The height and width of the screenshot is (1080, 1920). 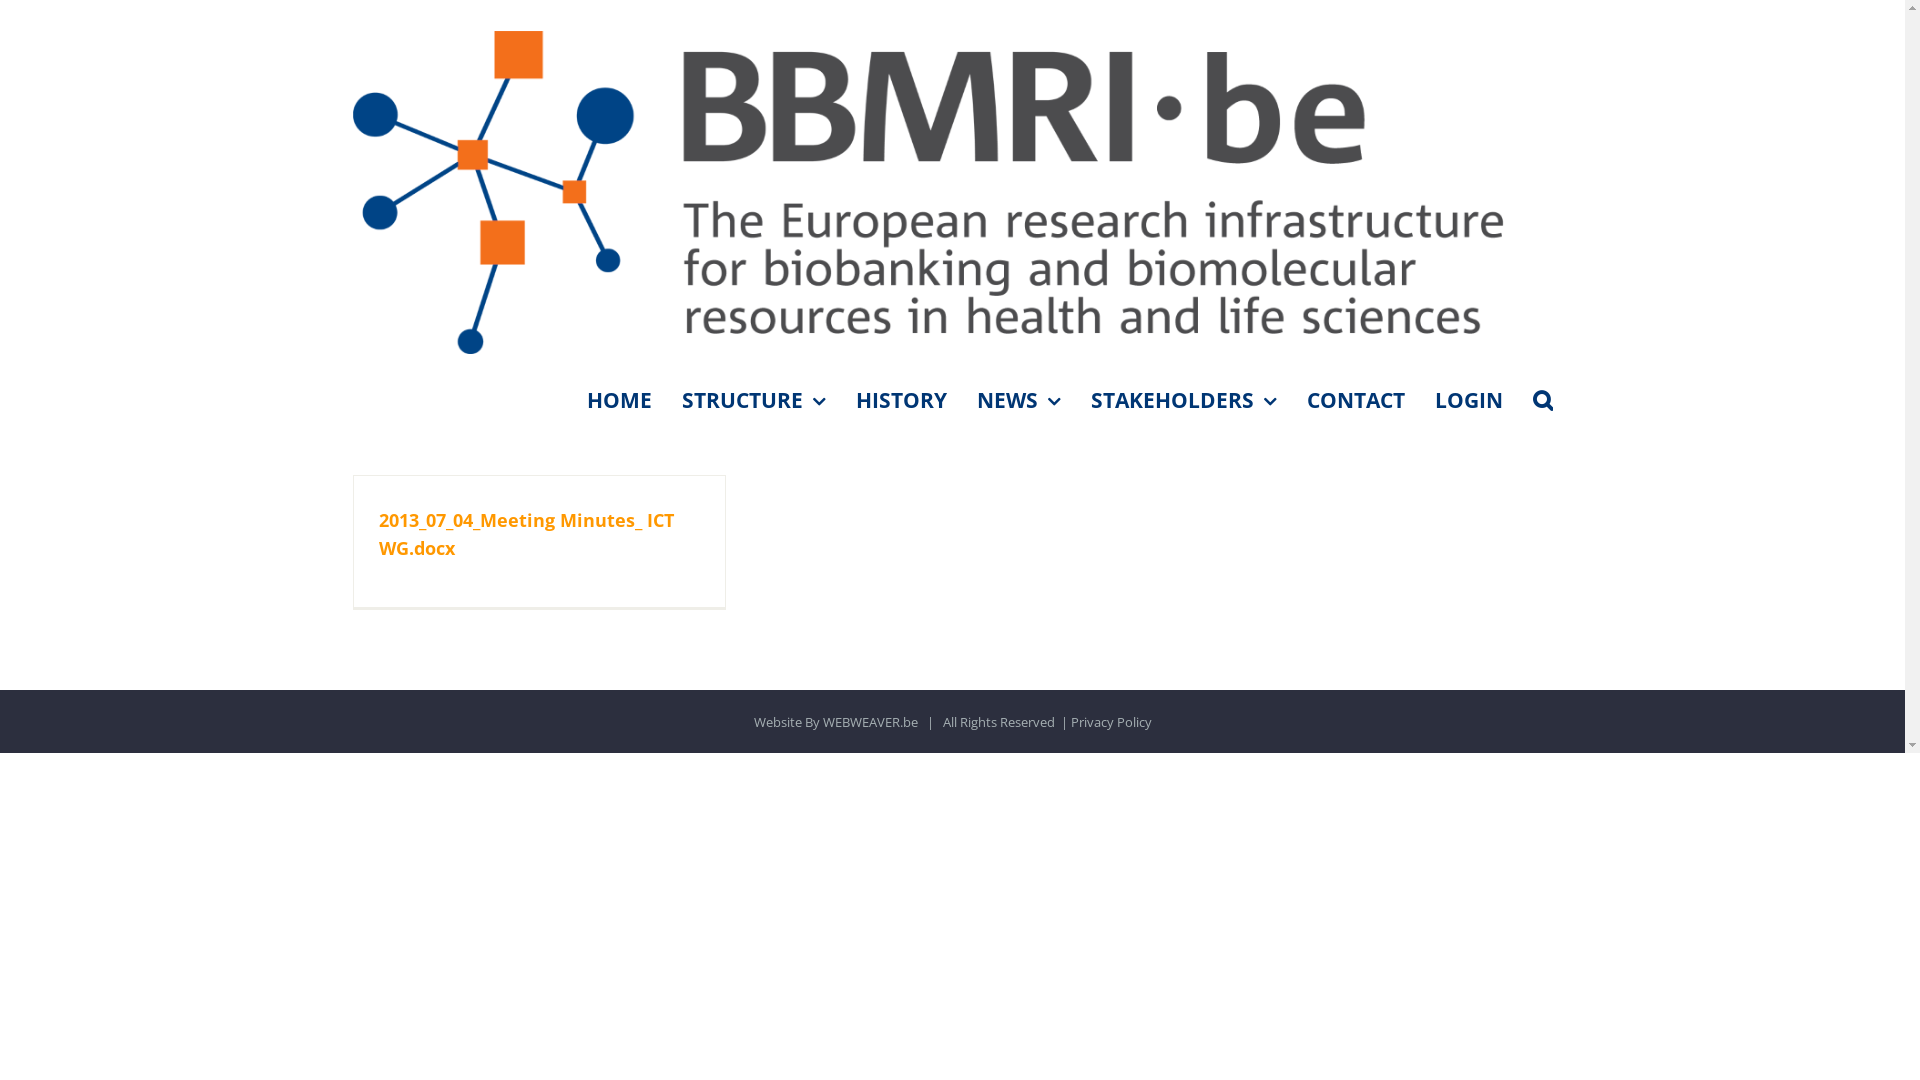 I want to click on 'LOGIN', so click(x=1468, y=400).